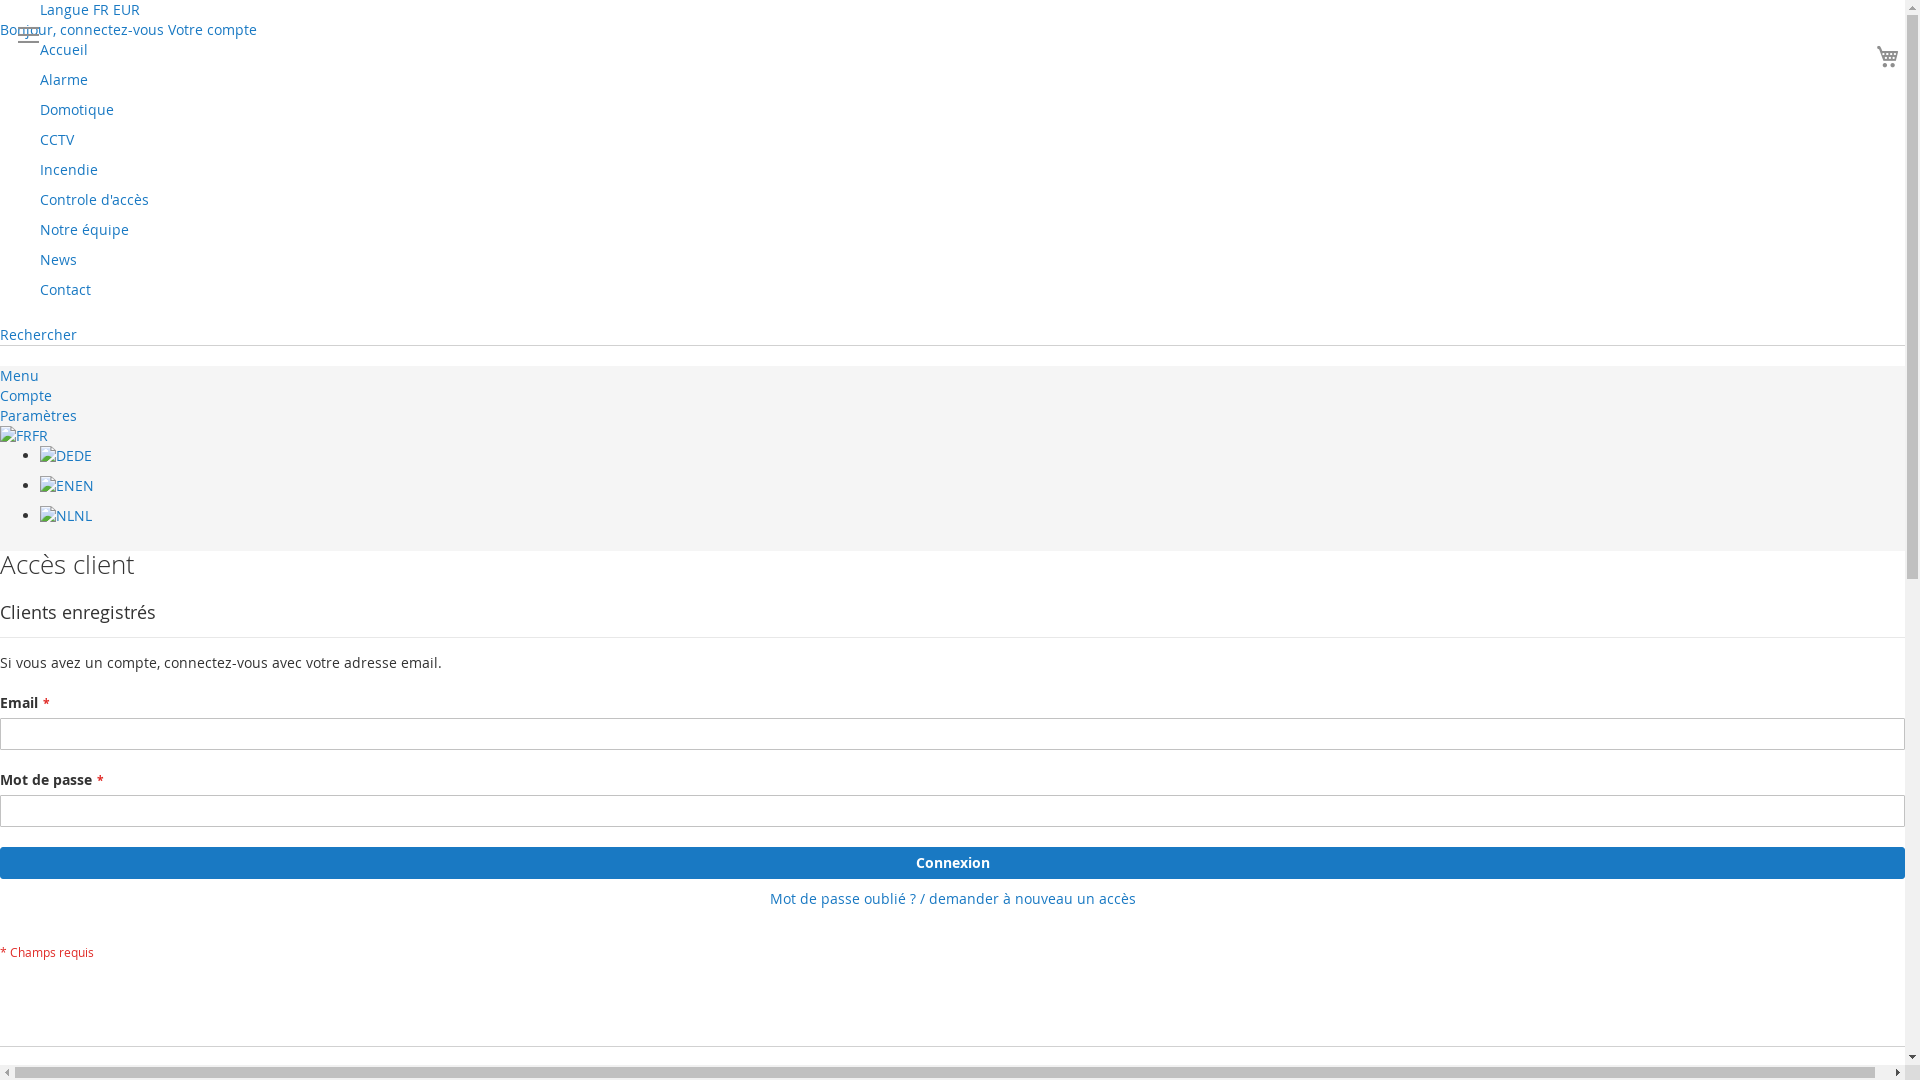  I want to click on 'Rechercher', so click(38, 333).